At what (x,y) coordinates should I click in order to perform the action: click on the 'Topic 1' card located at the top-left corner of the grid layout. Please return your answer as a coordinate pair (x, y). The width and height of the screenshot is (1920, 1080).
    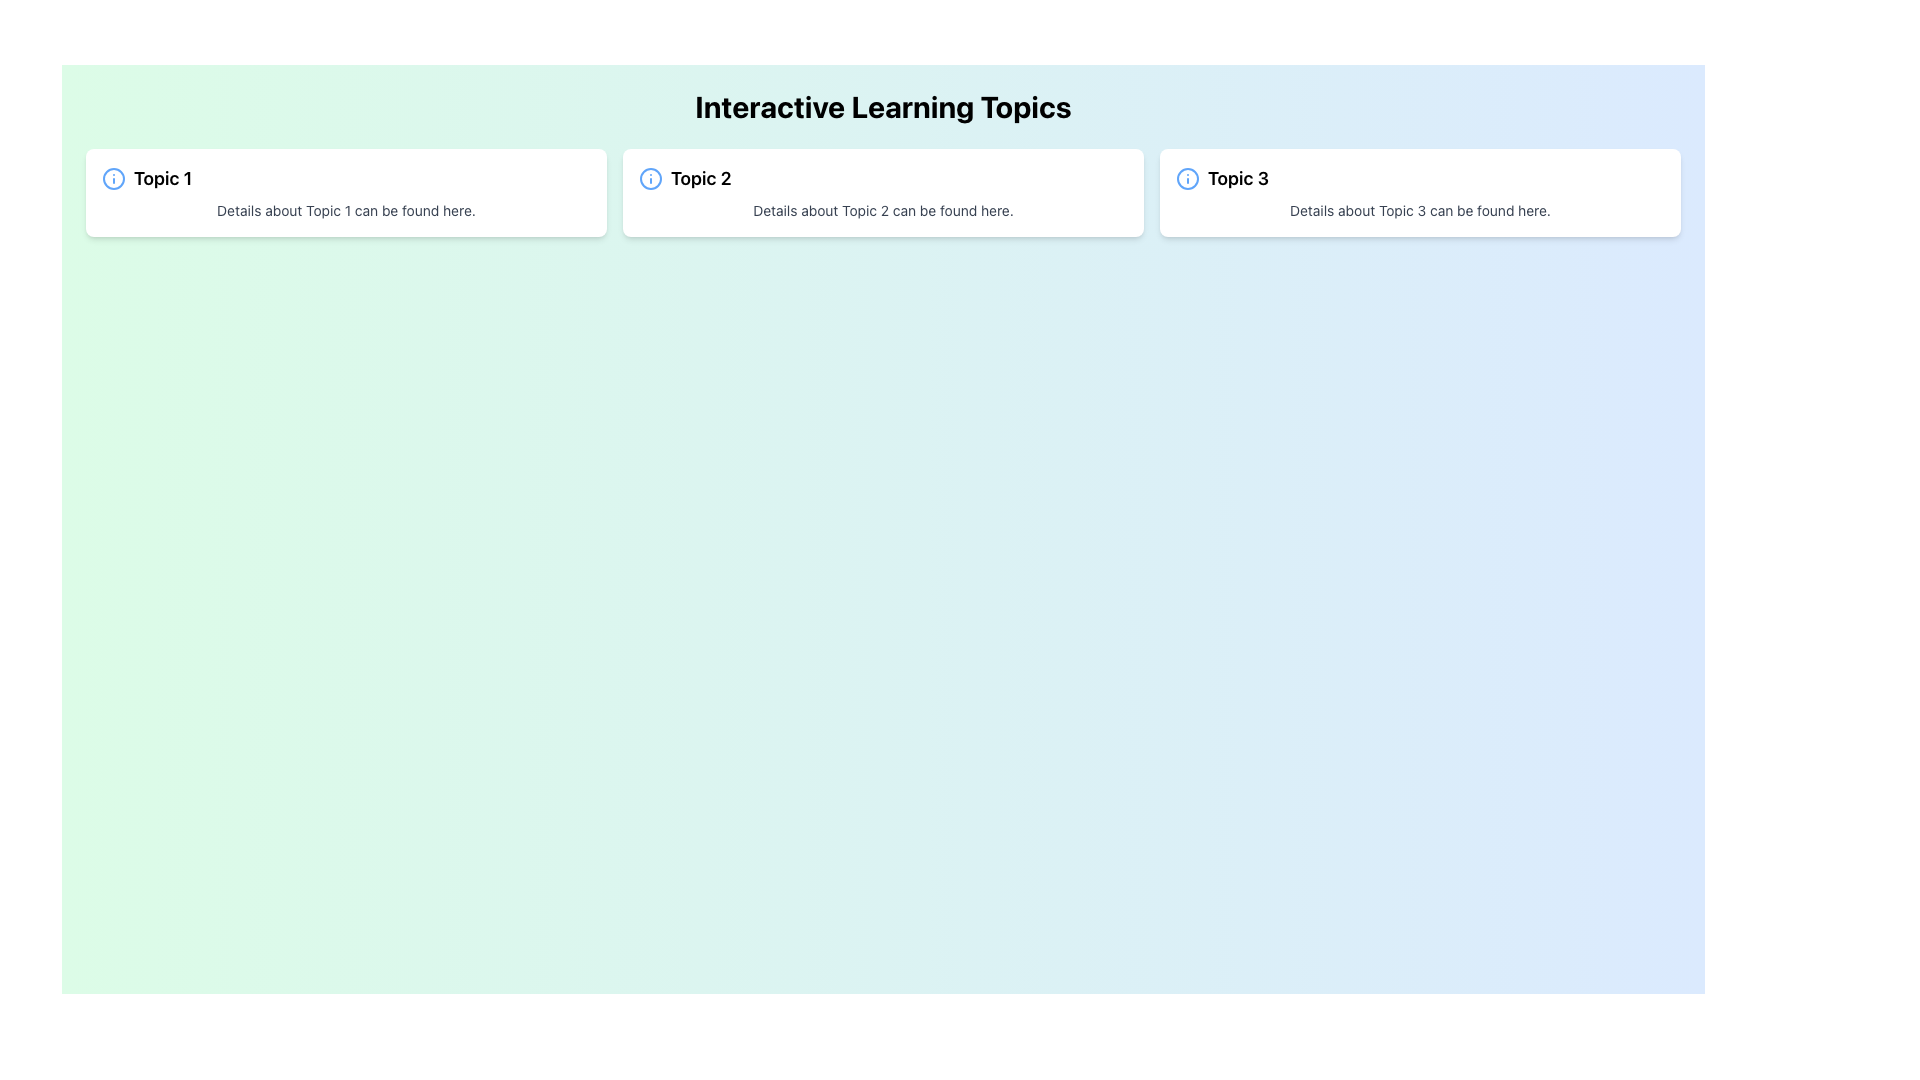
    Looking at the image, I should click on (346, 192).